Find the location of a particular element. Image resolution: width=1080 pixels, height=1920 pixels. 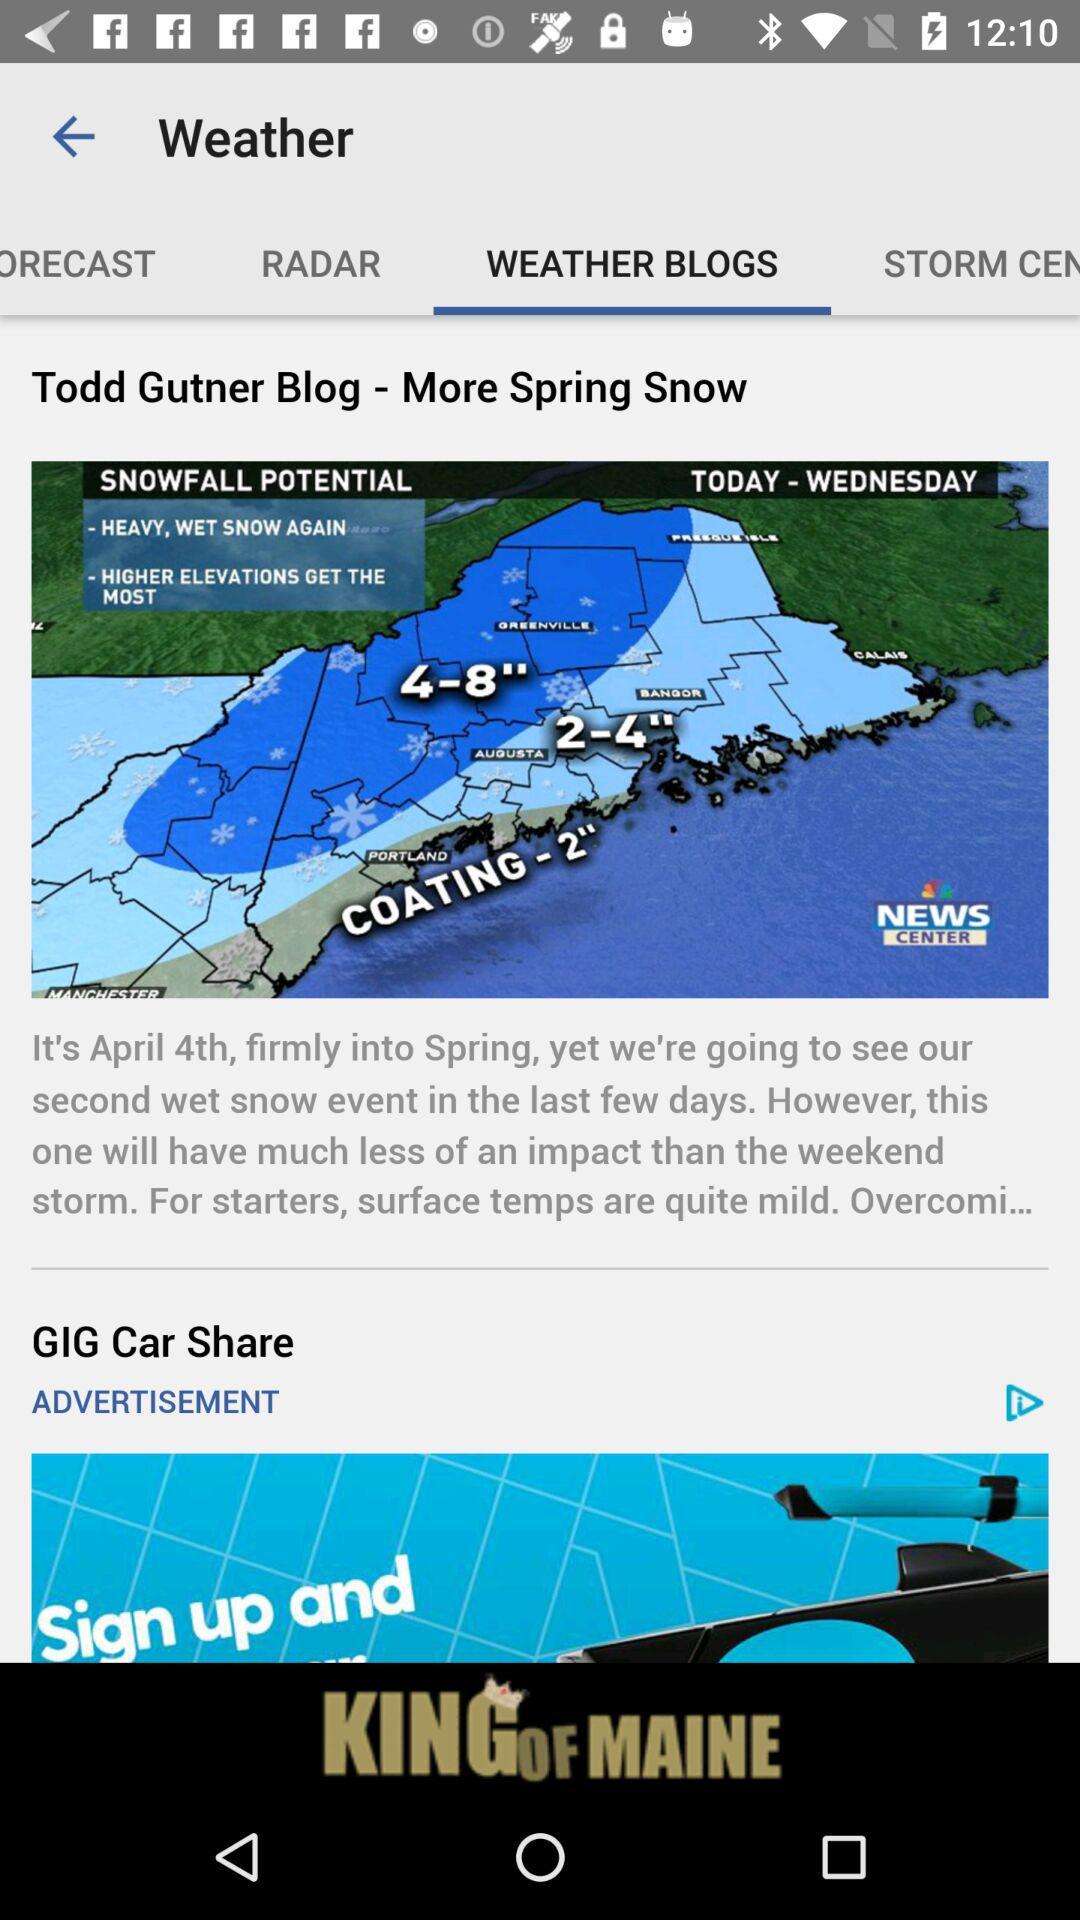

the icon above the advertisement icon is located at coordinates (540, 1340).